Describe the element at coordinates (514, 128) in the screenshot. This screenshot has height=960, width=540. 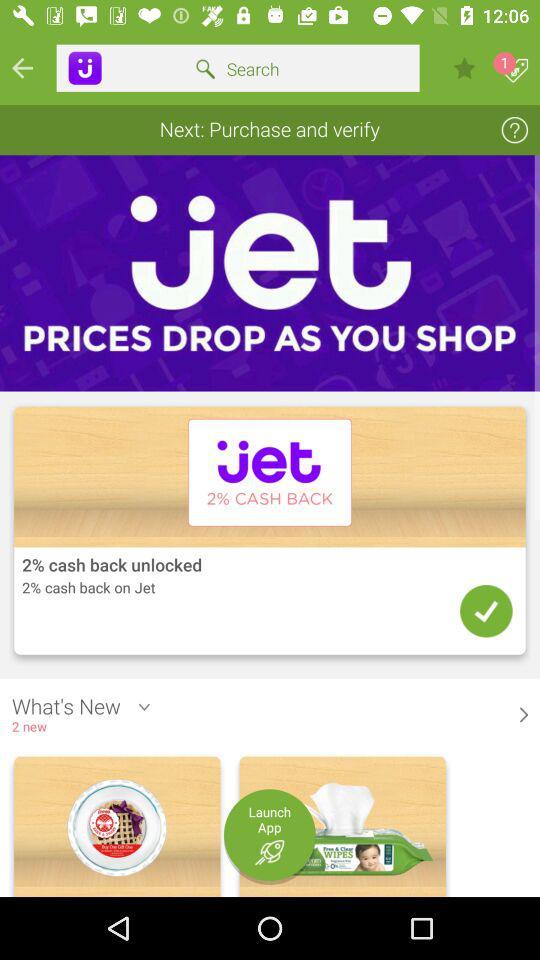
I see `the right top corner icon above the image` at that location.